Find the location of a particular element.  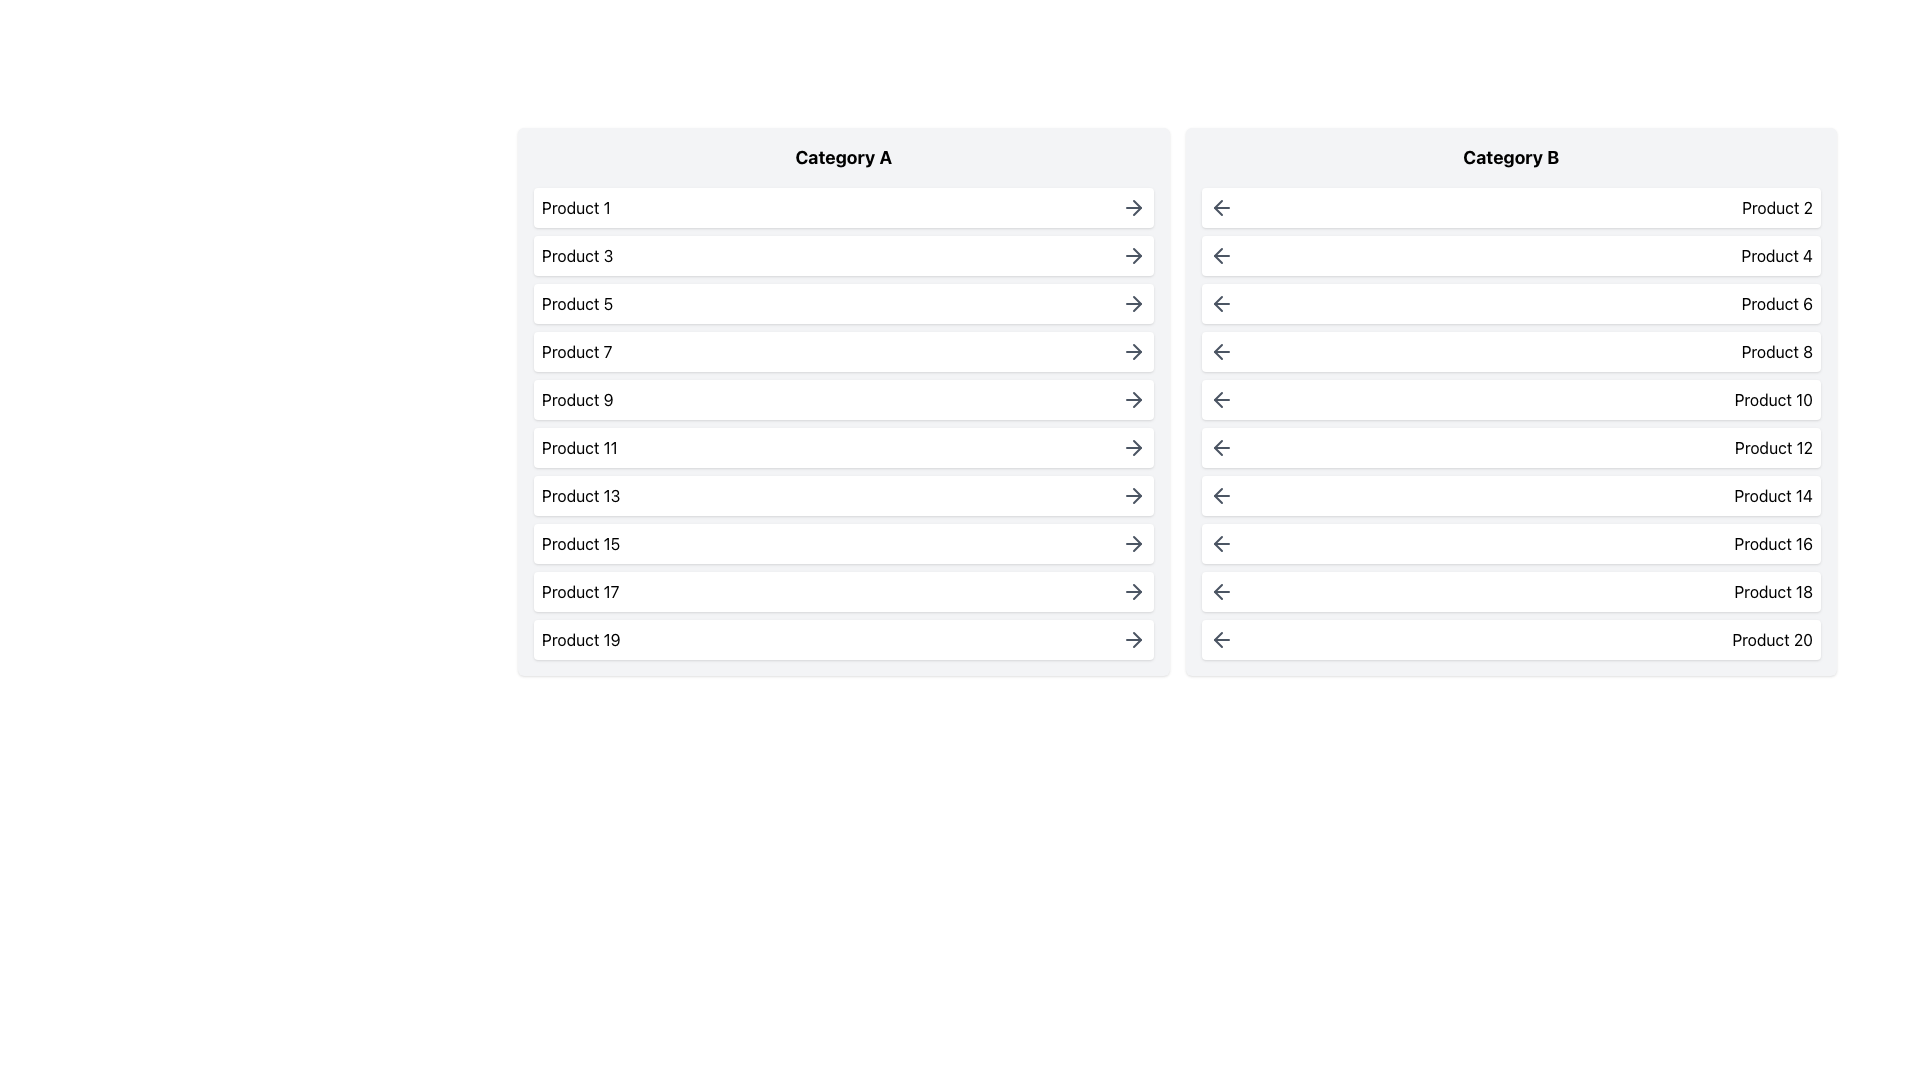

the non-interactive text label in the second column labeled 'Category B', which is adjacent to an arrow icon and aligned with 'Product 10' and 'Product 14' is located at coordinates (1774, 446).